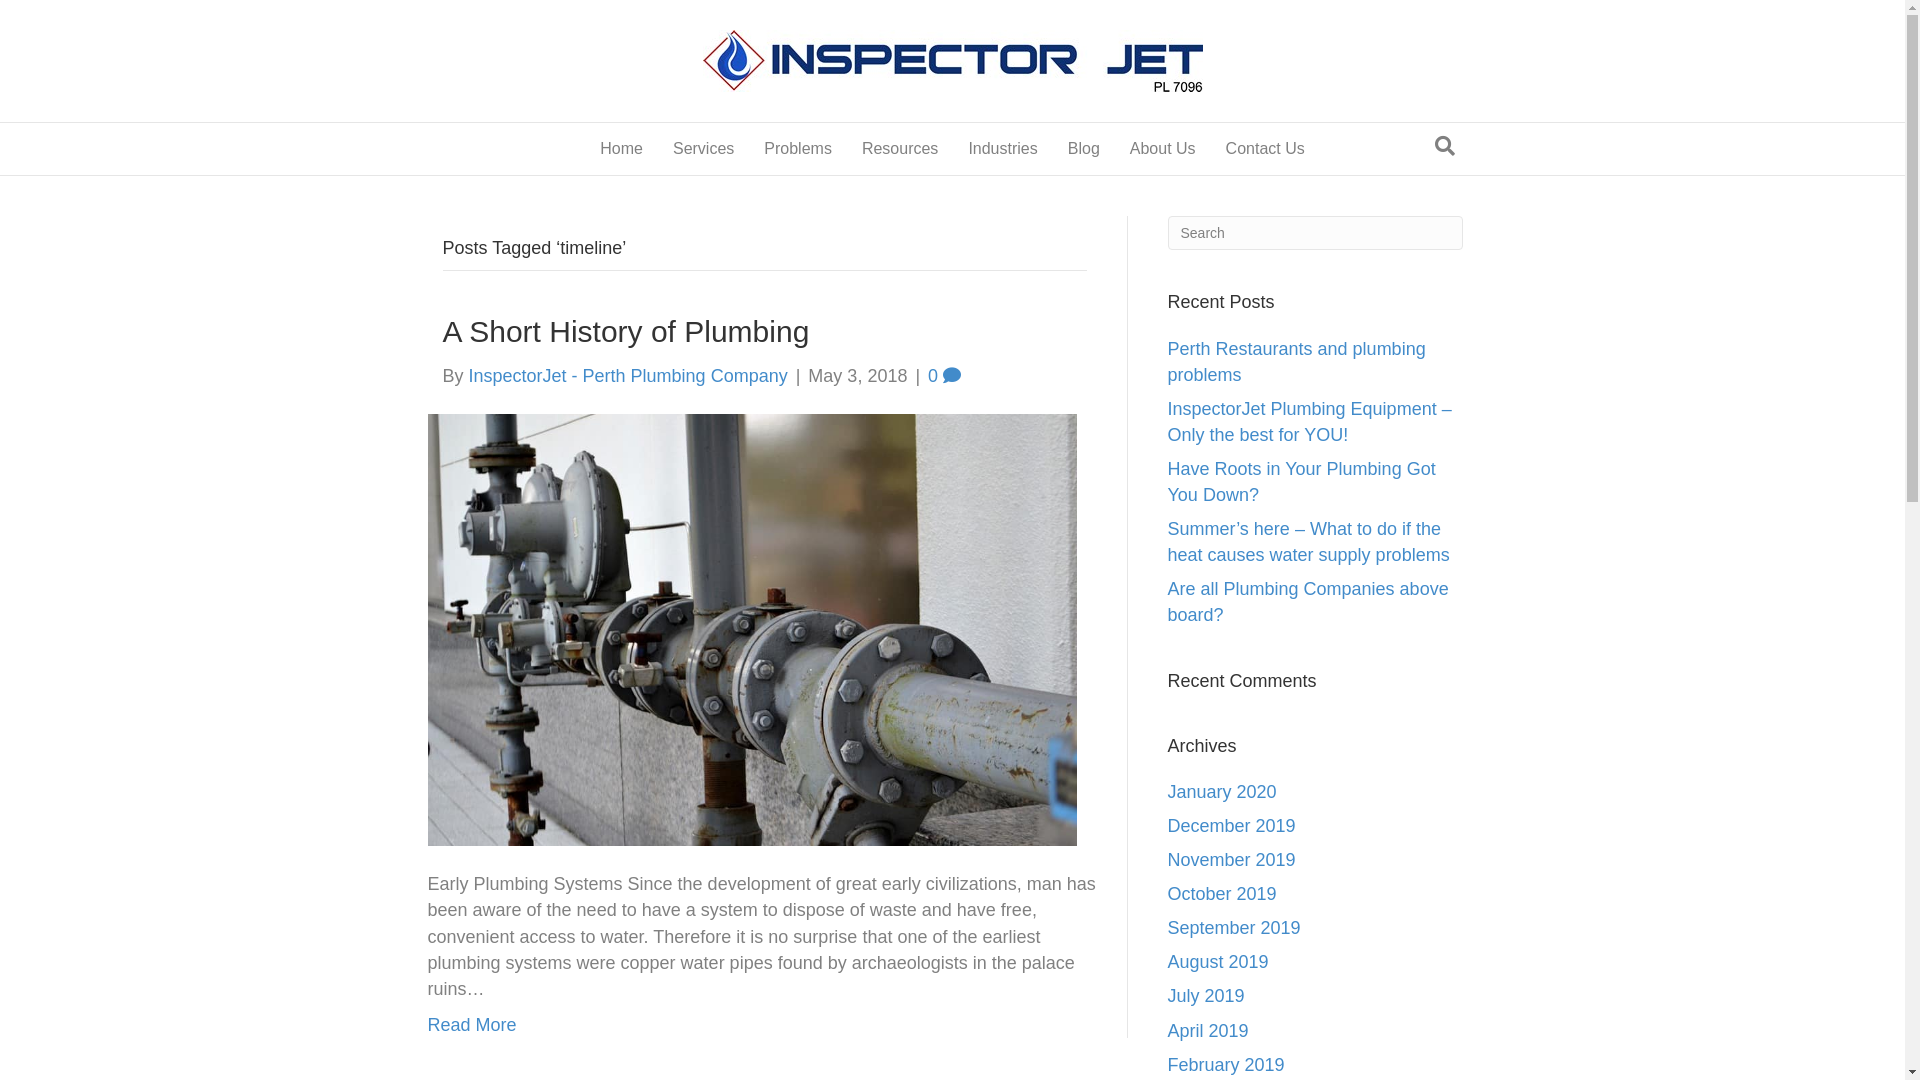 This screenshot has height=1080, width=1920. What do you see at coordinates (657, 148) in the screenshot?
I see `'Services'` at bounding box center [657, 148].